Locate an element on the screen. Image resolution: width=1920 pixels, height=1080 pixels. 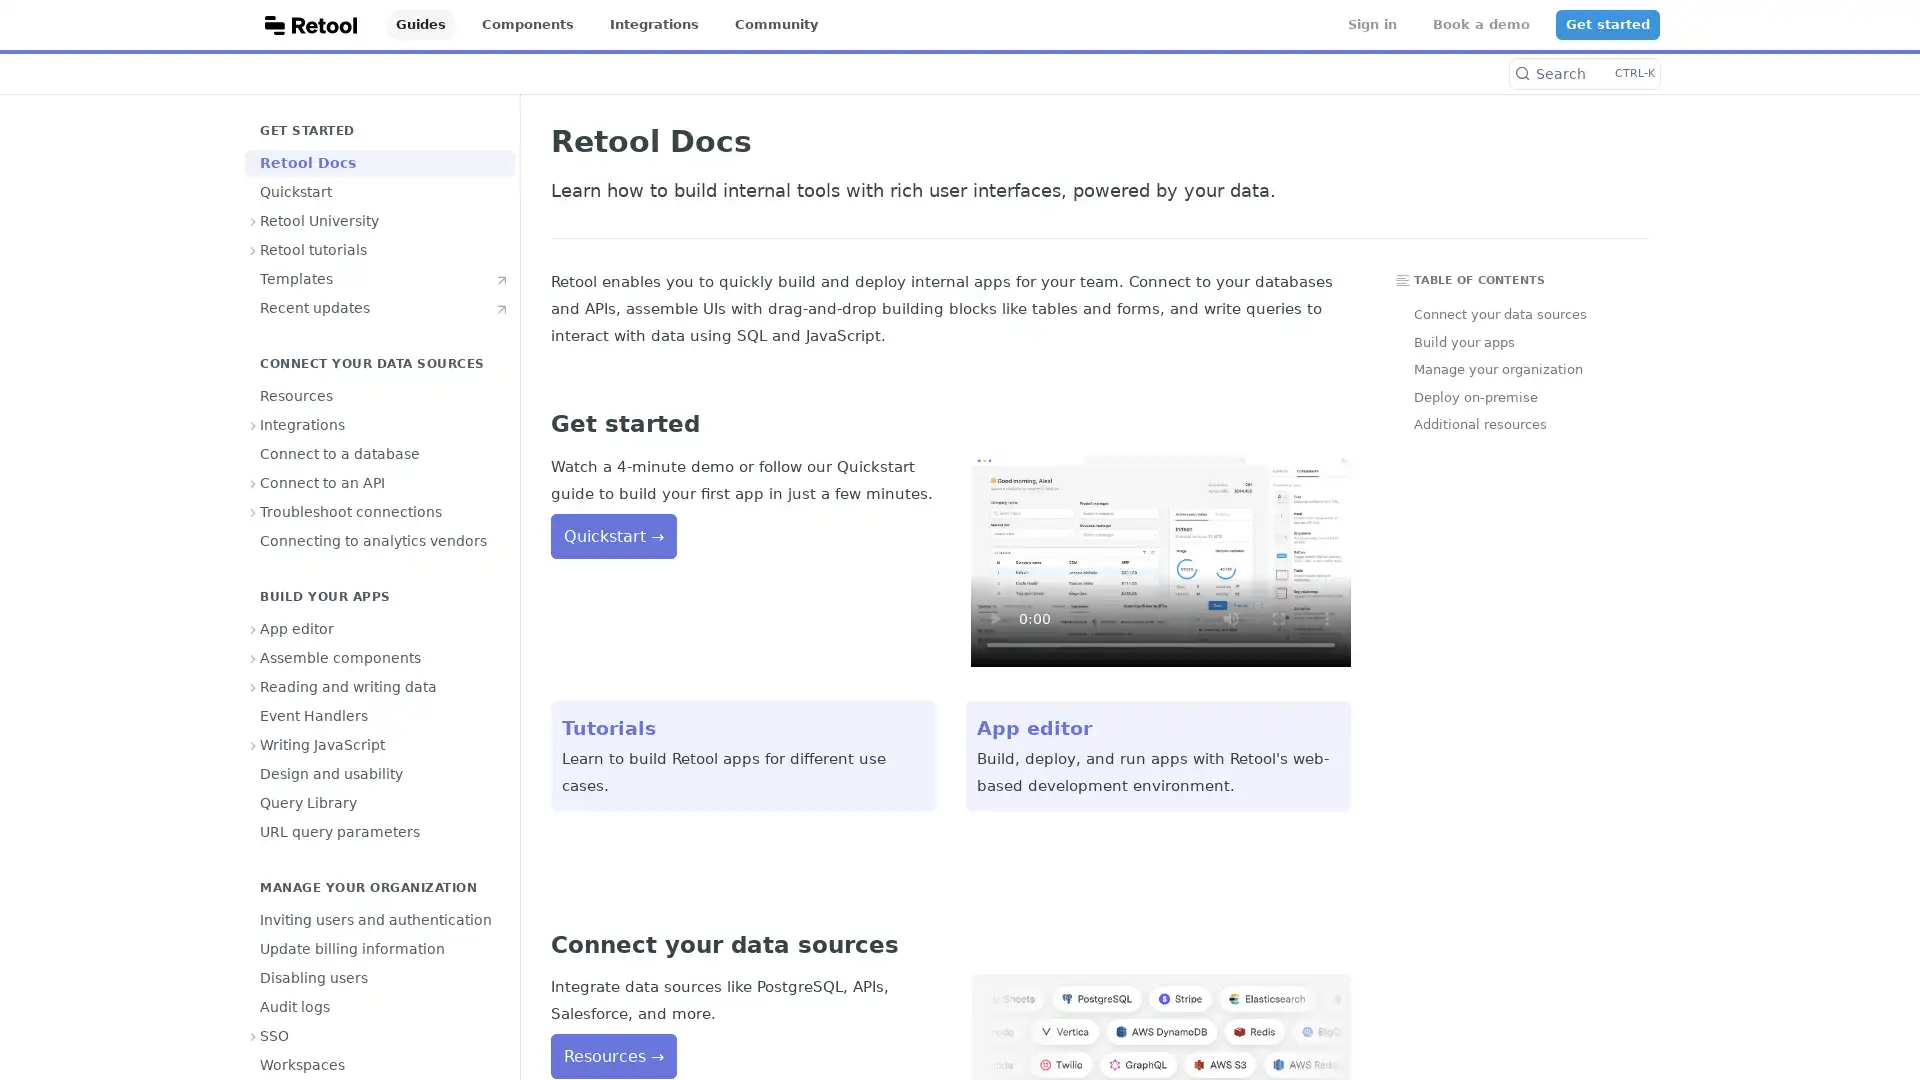
Show subpages for Connect to an API is located at coordinates (253, 482).